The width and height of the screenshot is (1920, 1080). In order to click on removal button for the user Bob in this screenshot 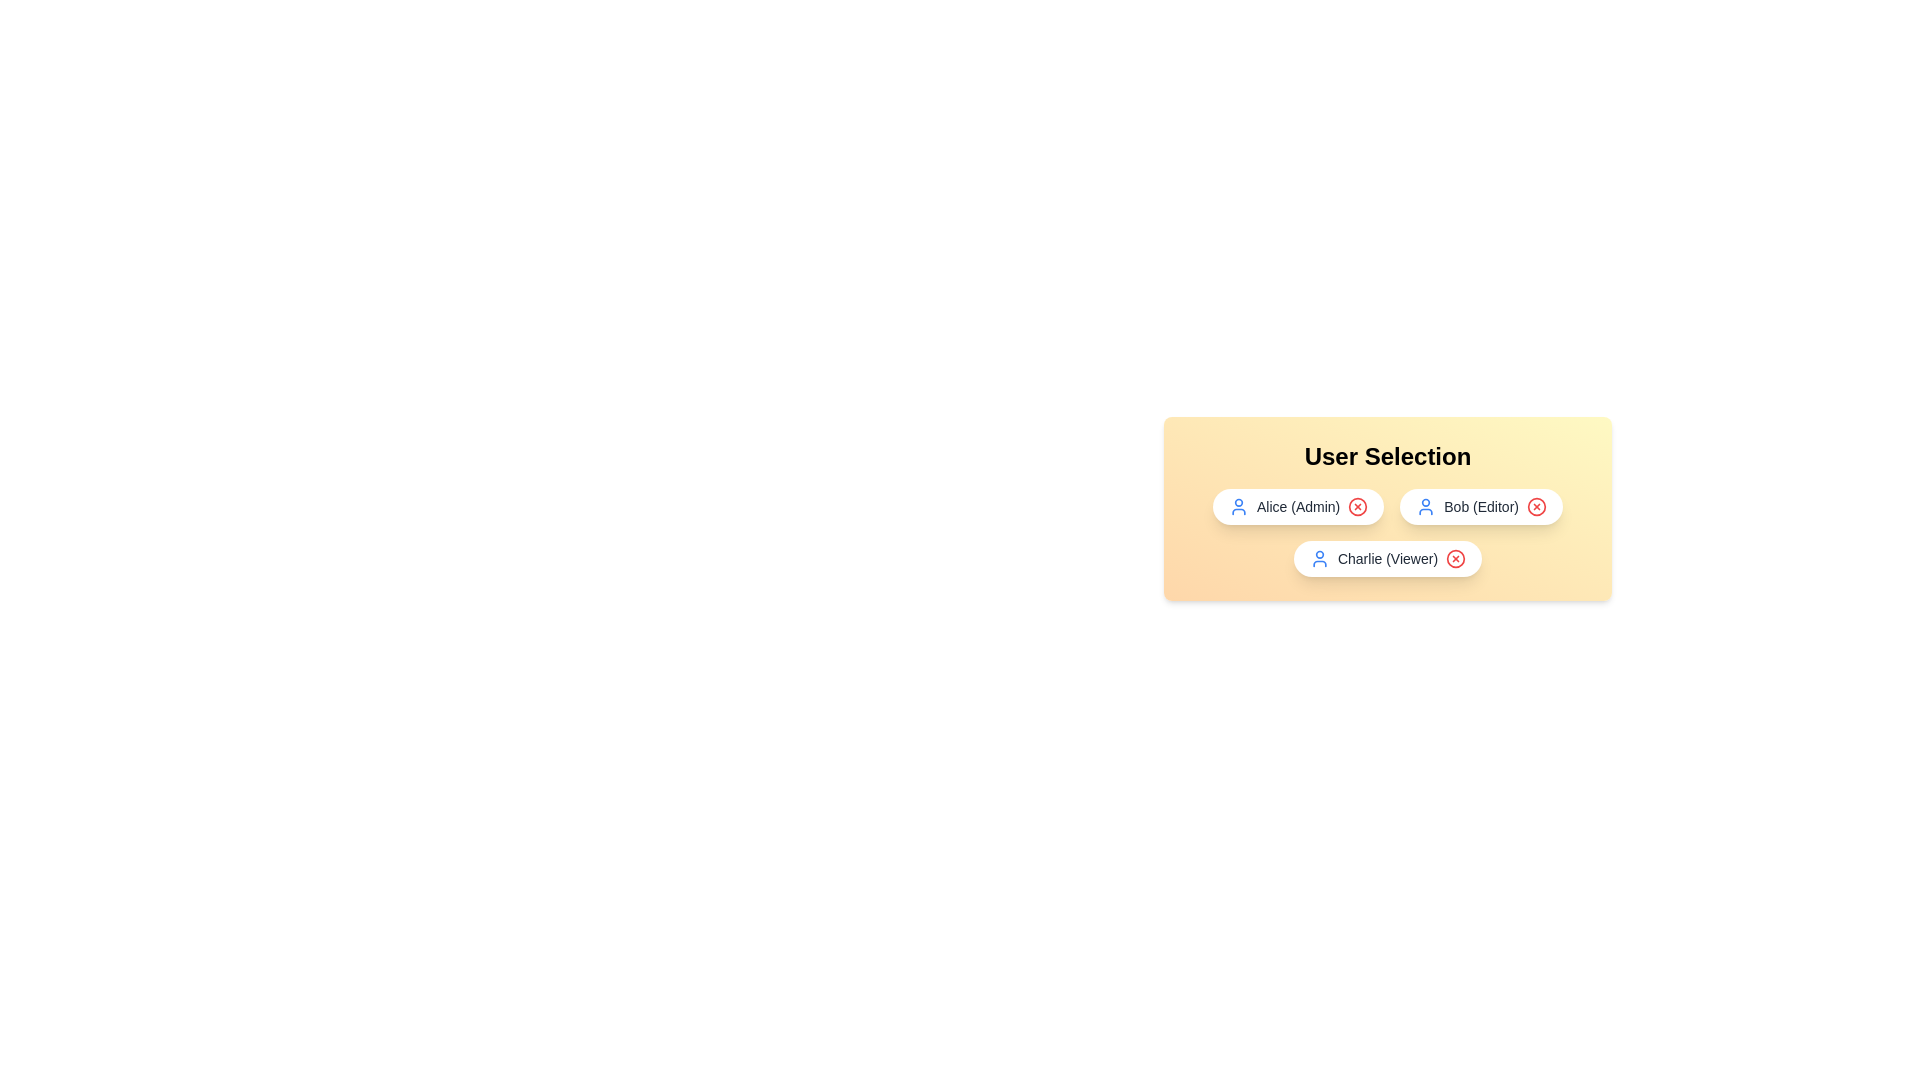, I will do `click(1535, 505)`.